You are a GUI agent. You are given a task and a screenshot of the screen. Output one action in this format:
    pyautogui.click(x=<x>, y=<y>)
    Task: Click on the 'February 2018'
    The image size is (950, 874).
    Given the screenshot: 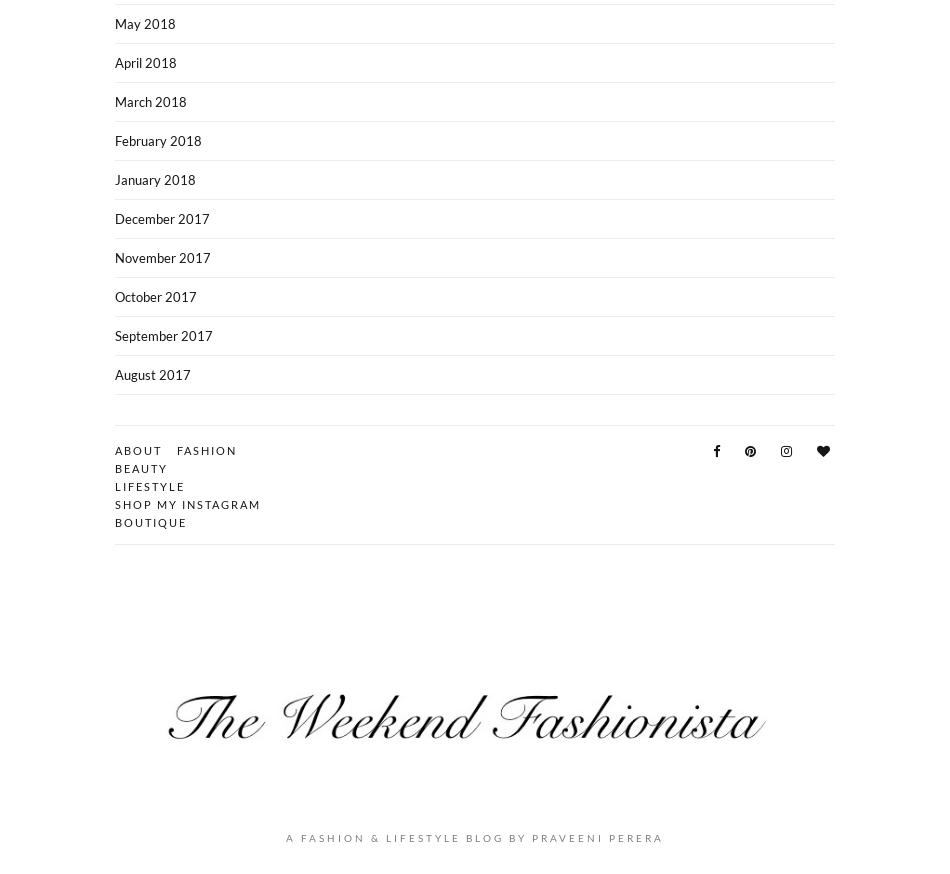 What is the action you would take?
    pyautogui.click(x=158, y=140)
    